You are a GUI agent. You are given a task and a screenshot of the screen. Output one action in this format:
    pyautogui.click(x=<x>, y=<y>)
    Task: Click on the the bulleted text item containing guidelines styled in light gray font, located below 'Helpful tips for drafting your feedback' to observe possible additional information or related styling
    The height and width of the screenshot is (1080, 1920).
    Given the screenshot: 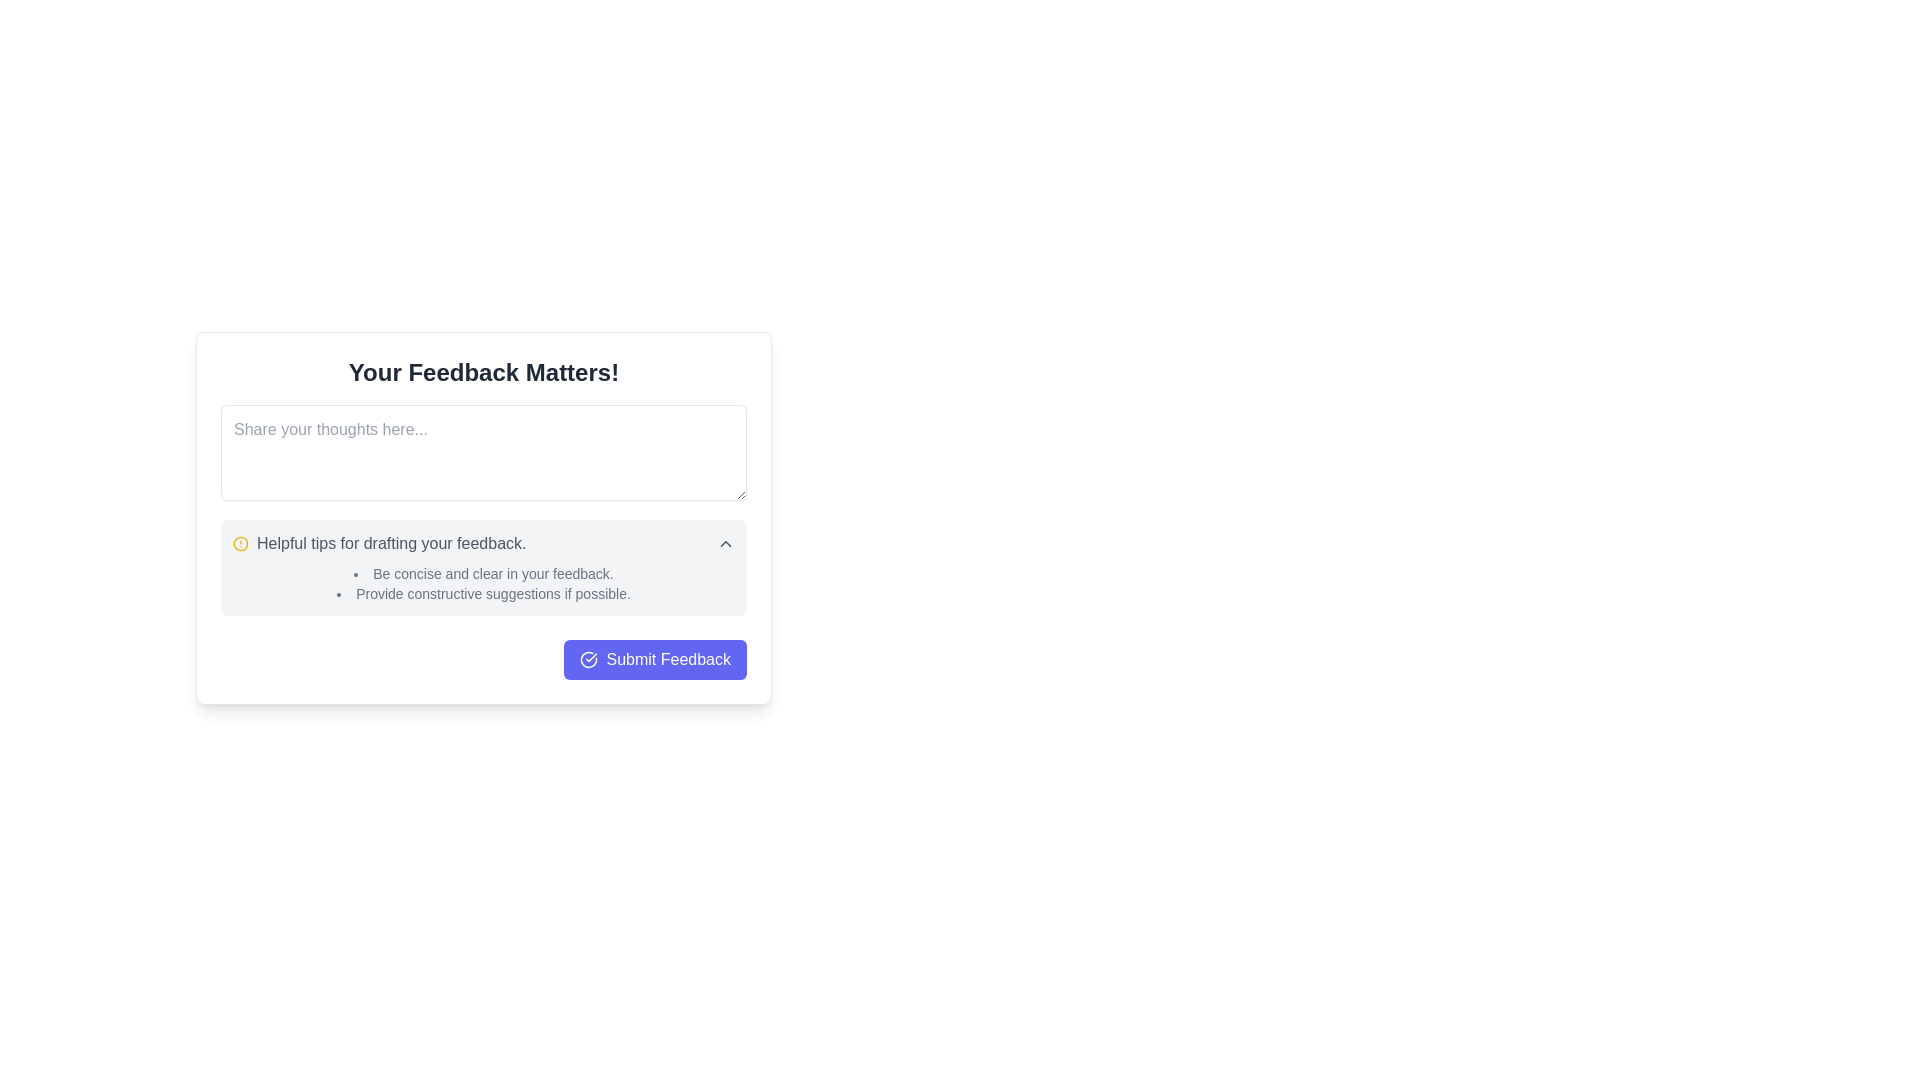 What is the action you would take?
    pyautogui.click(x=484, y=583)
    